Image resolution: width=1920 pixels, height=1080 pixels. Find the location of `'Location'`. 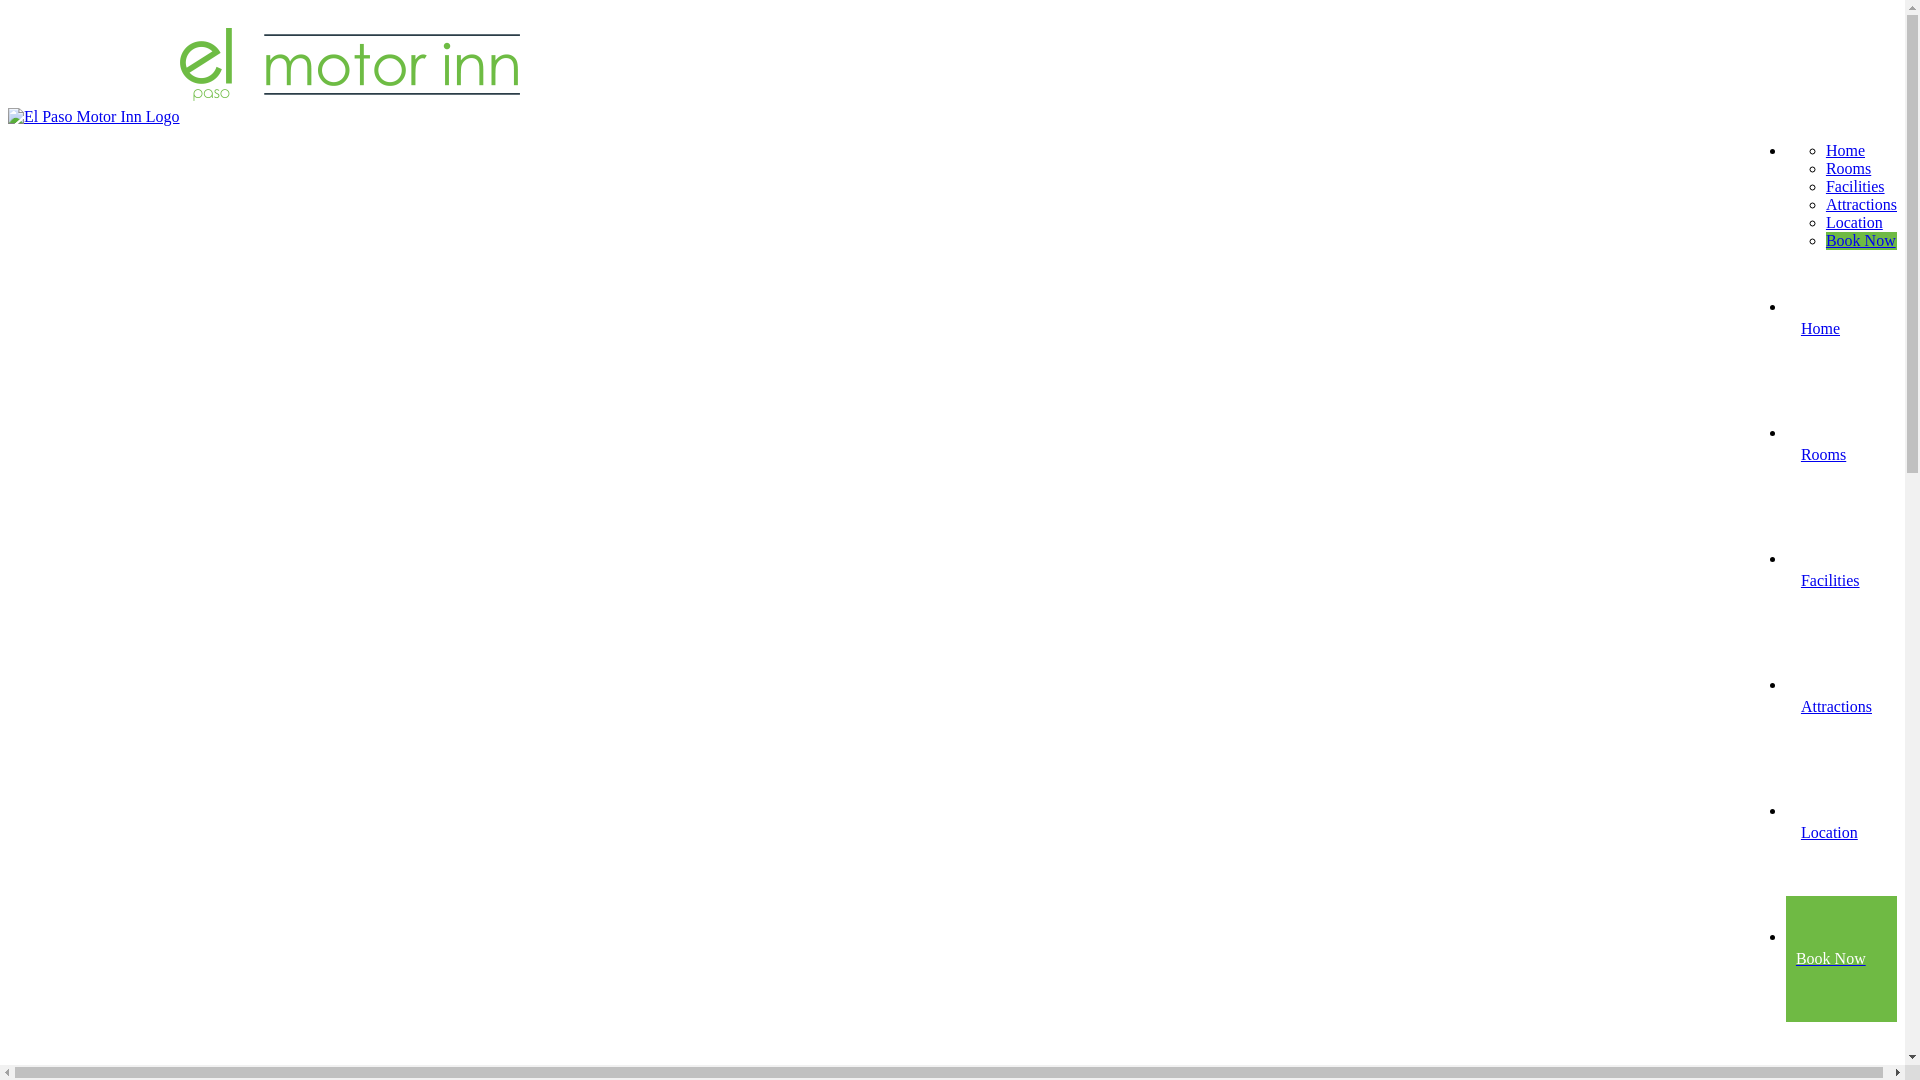

'Location' is located at coordinates (1840, 832).